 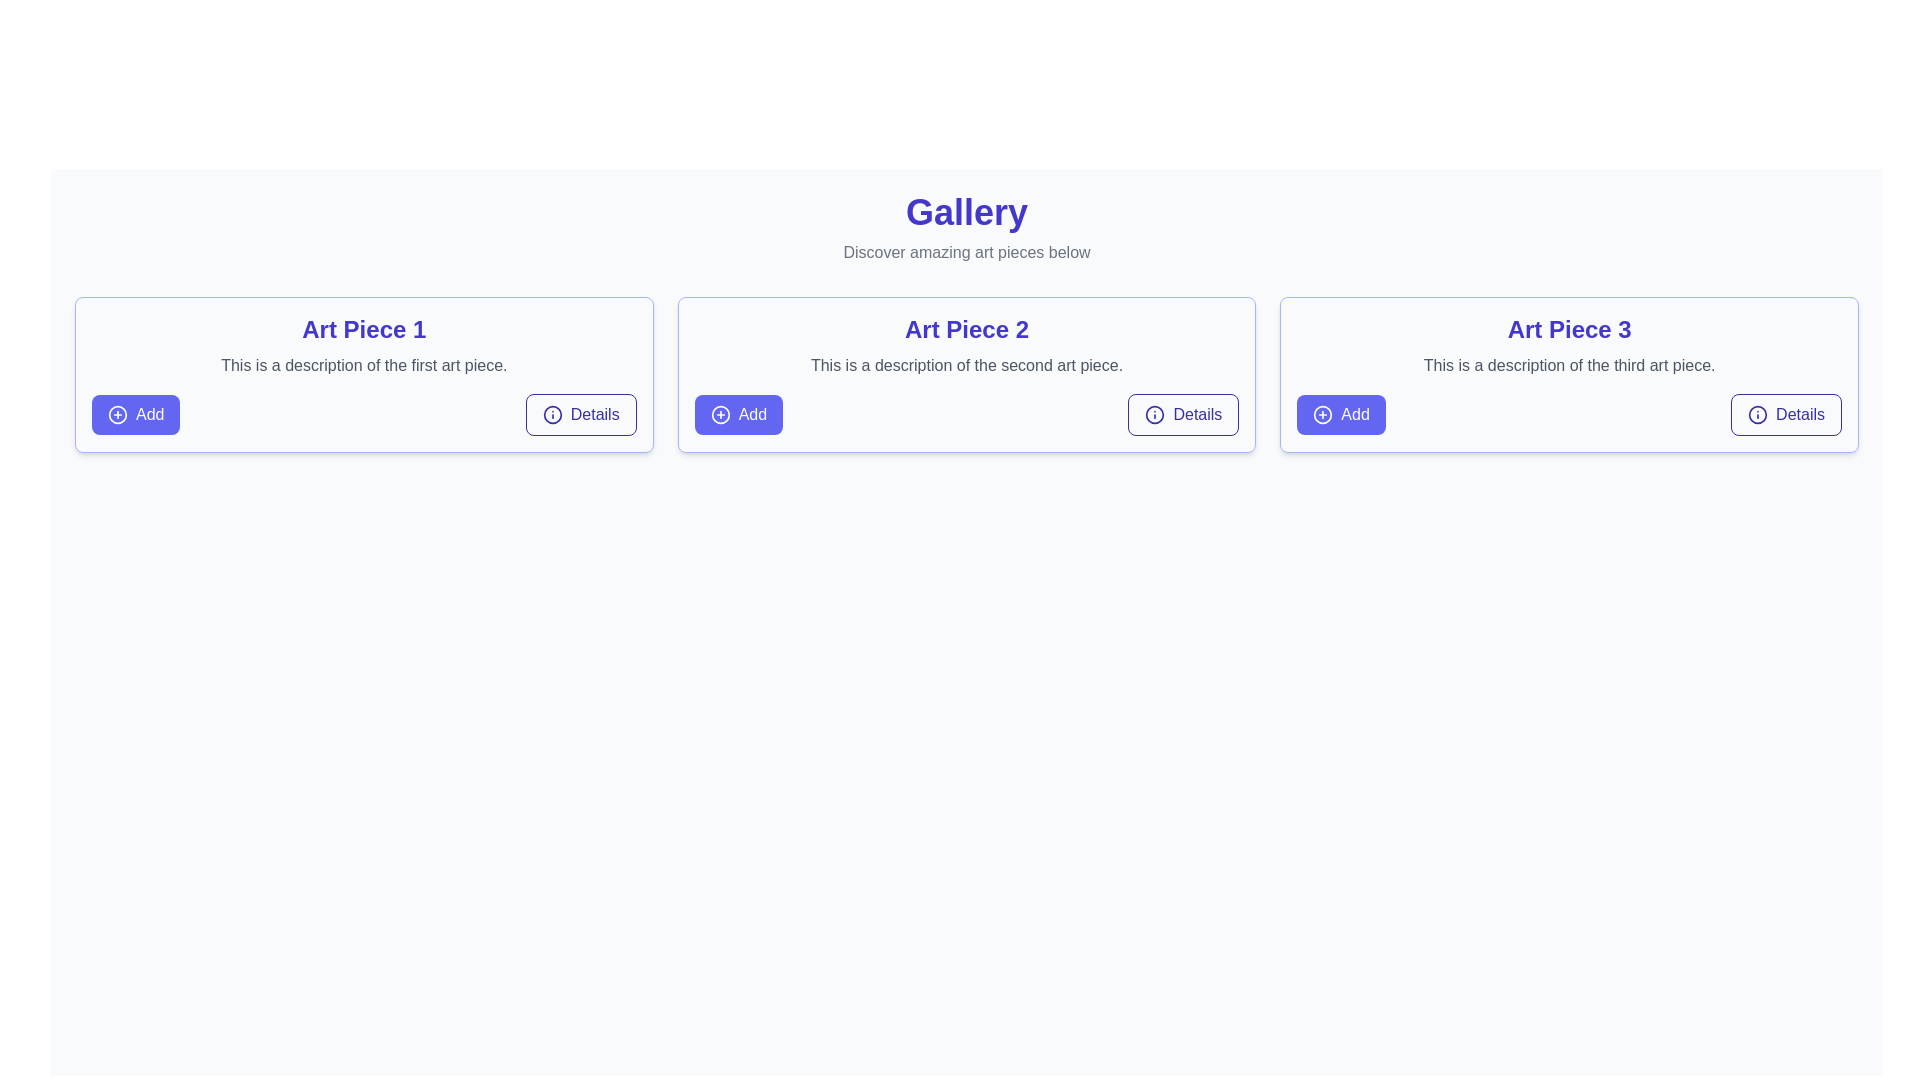 I want to click on the 'Details' button with an 'i' icon located in the bottom-right corner of the 'Art Piece 2' card, so click(x=1183, y=414).